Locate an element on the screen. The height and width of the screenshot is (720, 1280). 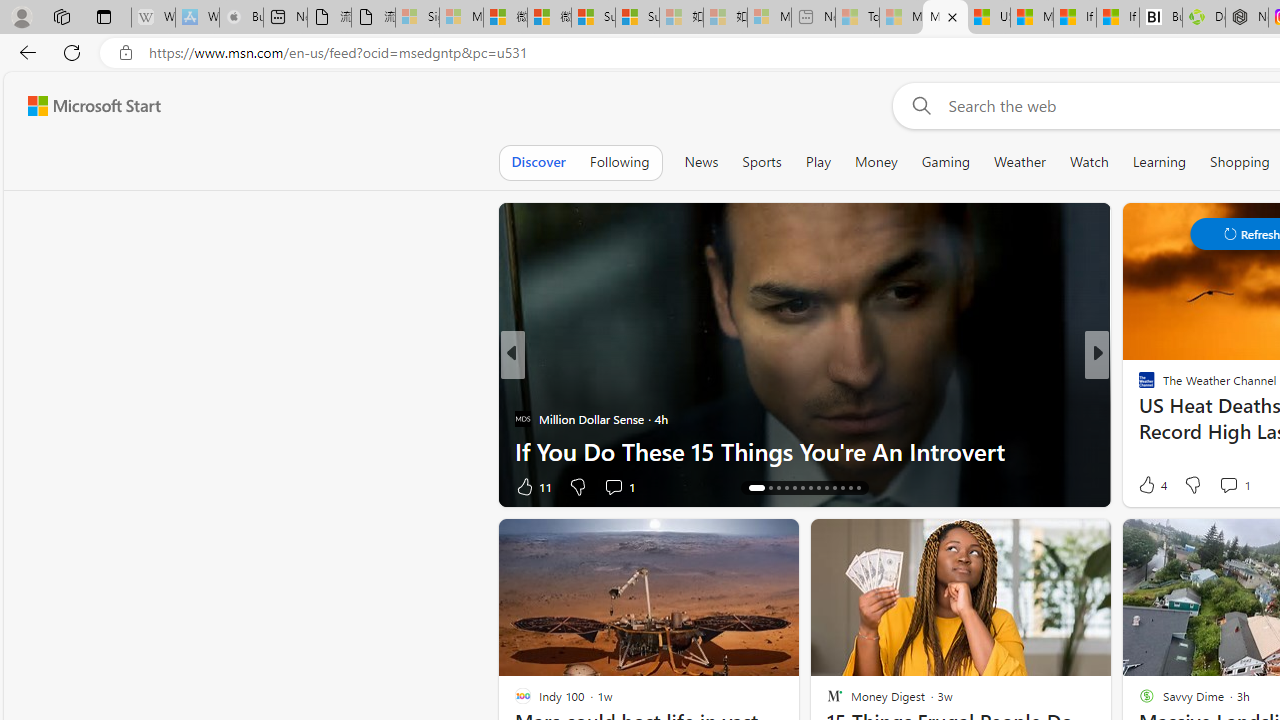
'ChaChingQueen' is located at coordinates (1138, 387).